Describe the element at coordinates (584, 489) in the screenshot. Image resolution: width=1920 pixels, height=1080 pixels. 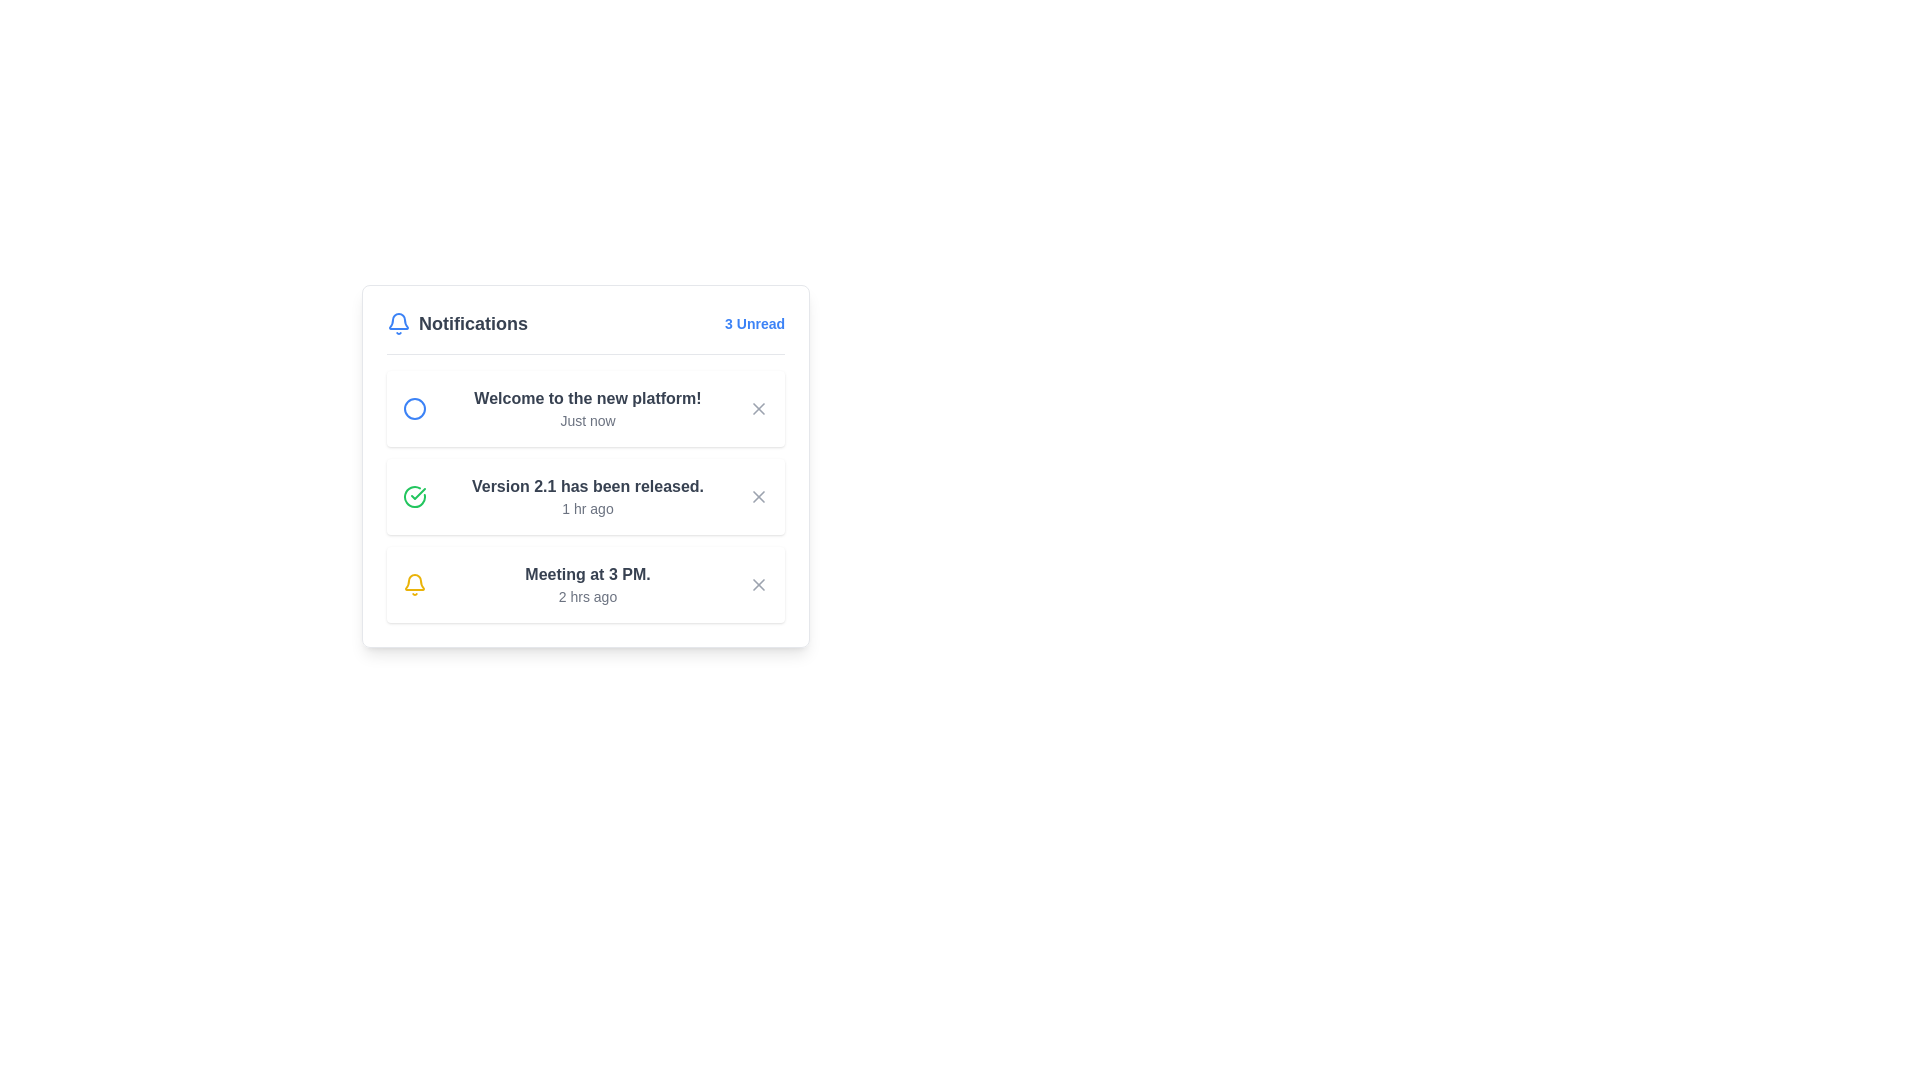
I see `information presented in the second notification list item located in the notification panel, situated below 'Welcome to the new platform!' and above 'Meeting at 3 PM.'` at that location.